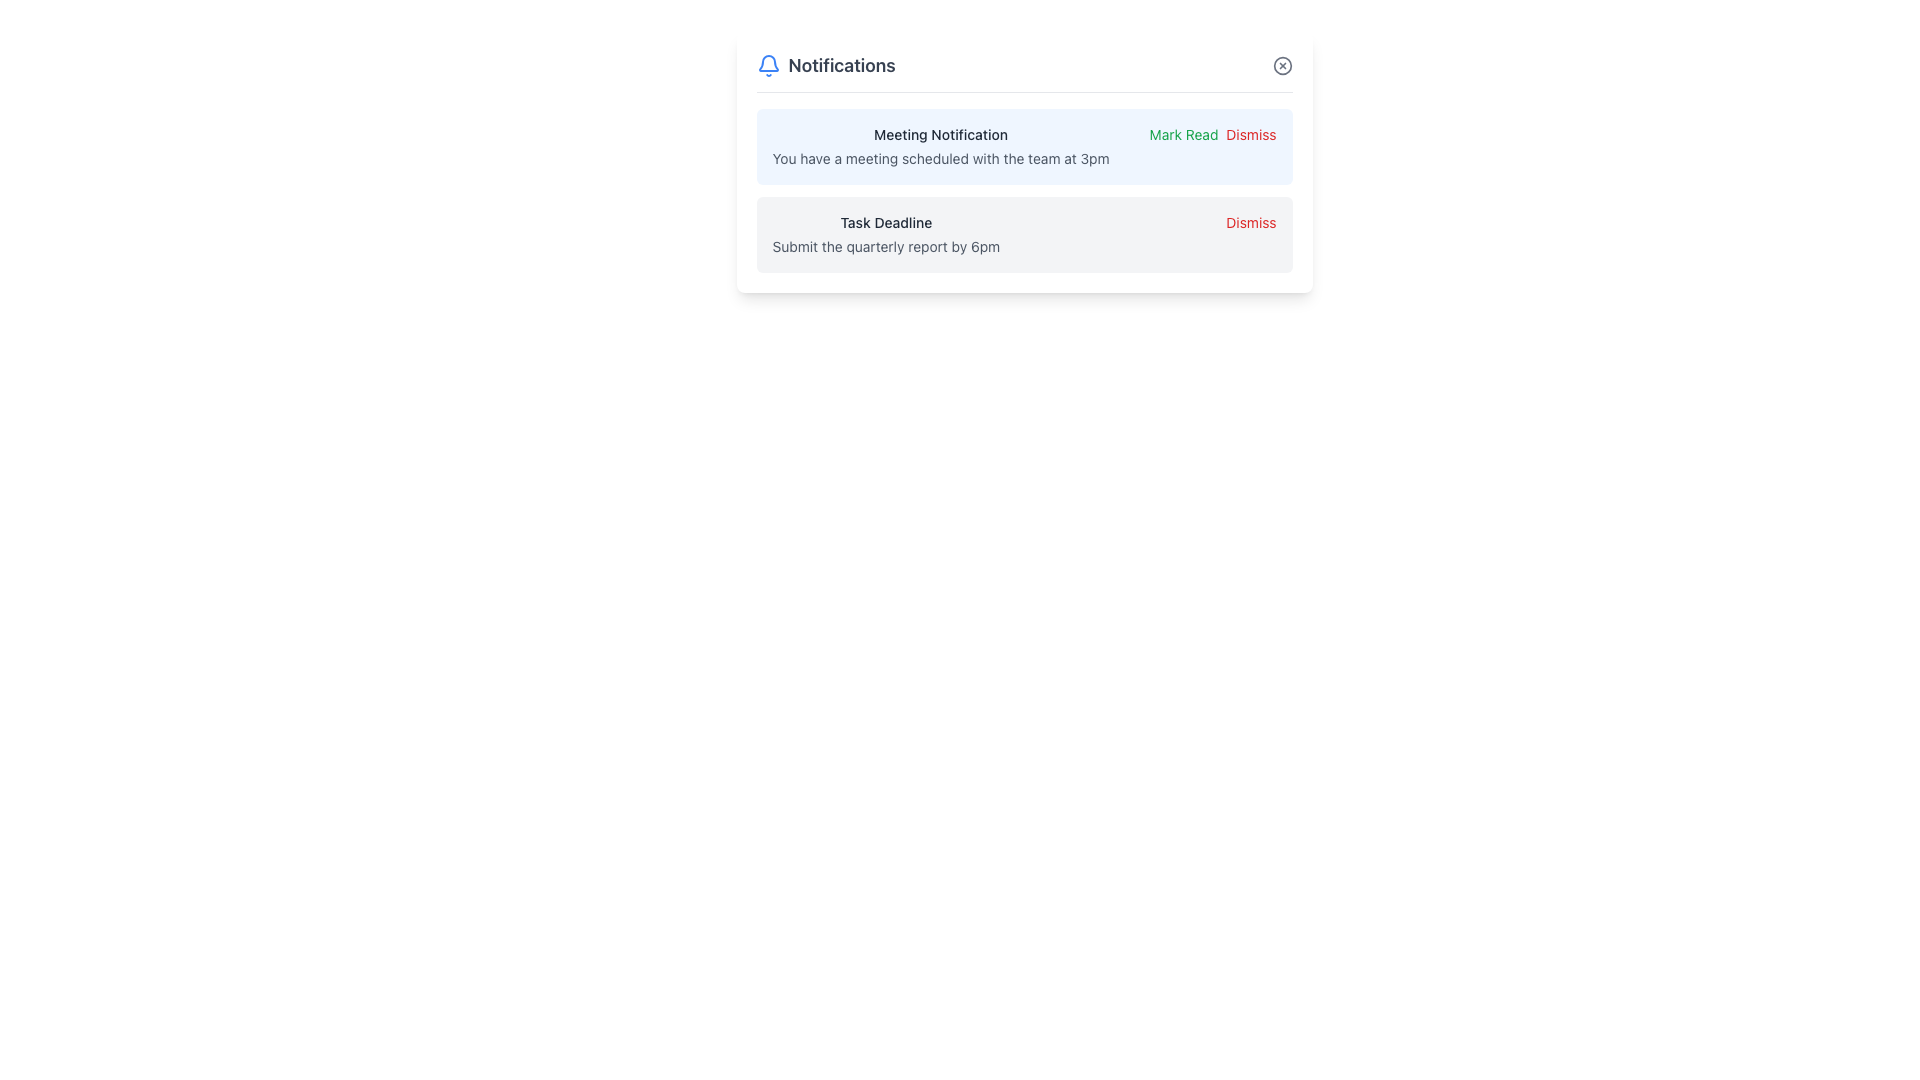 Image resolution: width=1920 pixels, height=1080 pixels. I want to click on the small red 'Dismiss' text link, so click(1250, 135).